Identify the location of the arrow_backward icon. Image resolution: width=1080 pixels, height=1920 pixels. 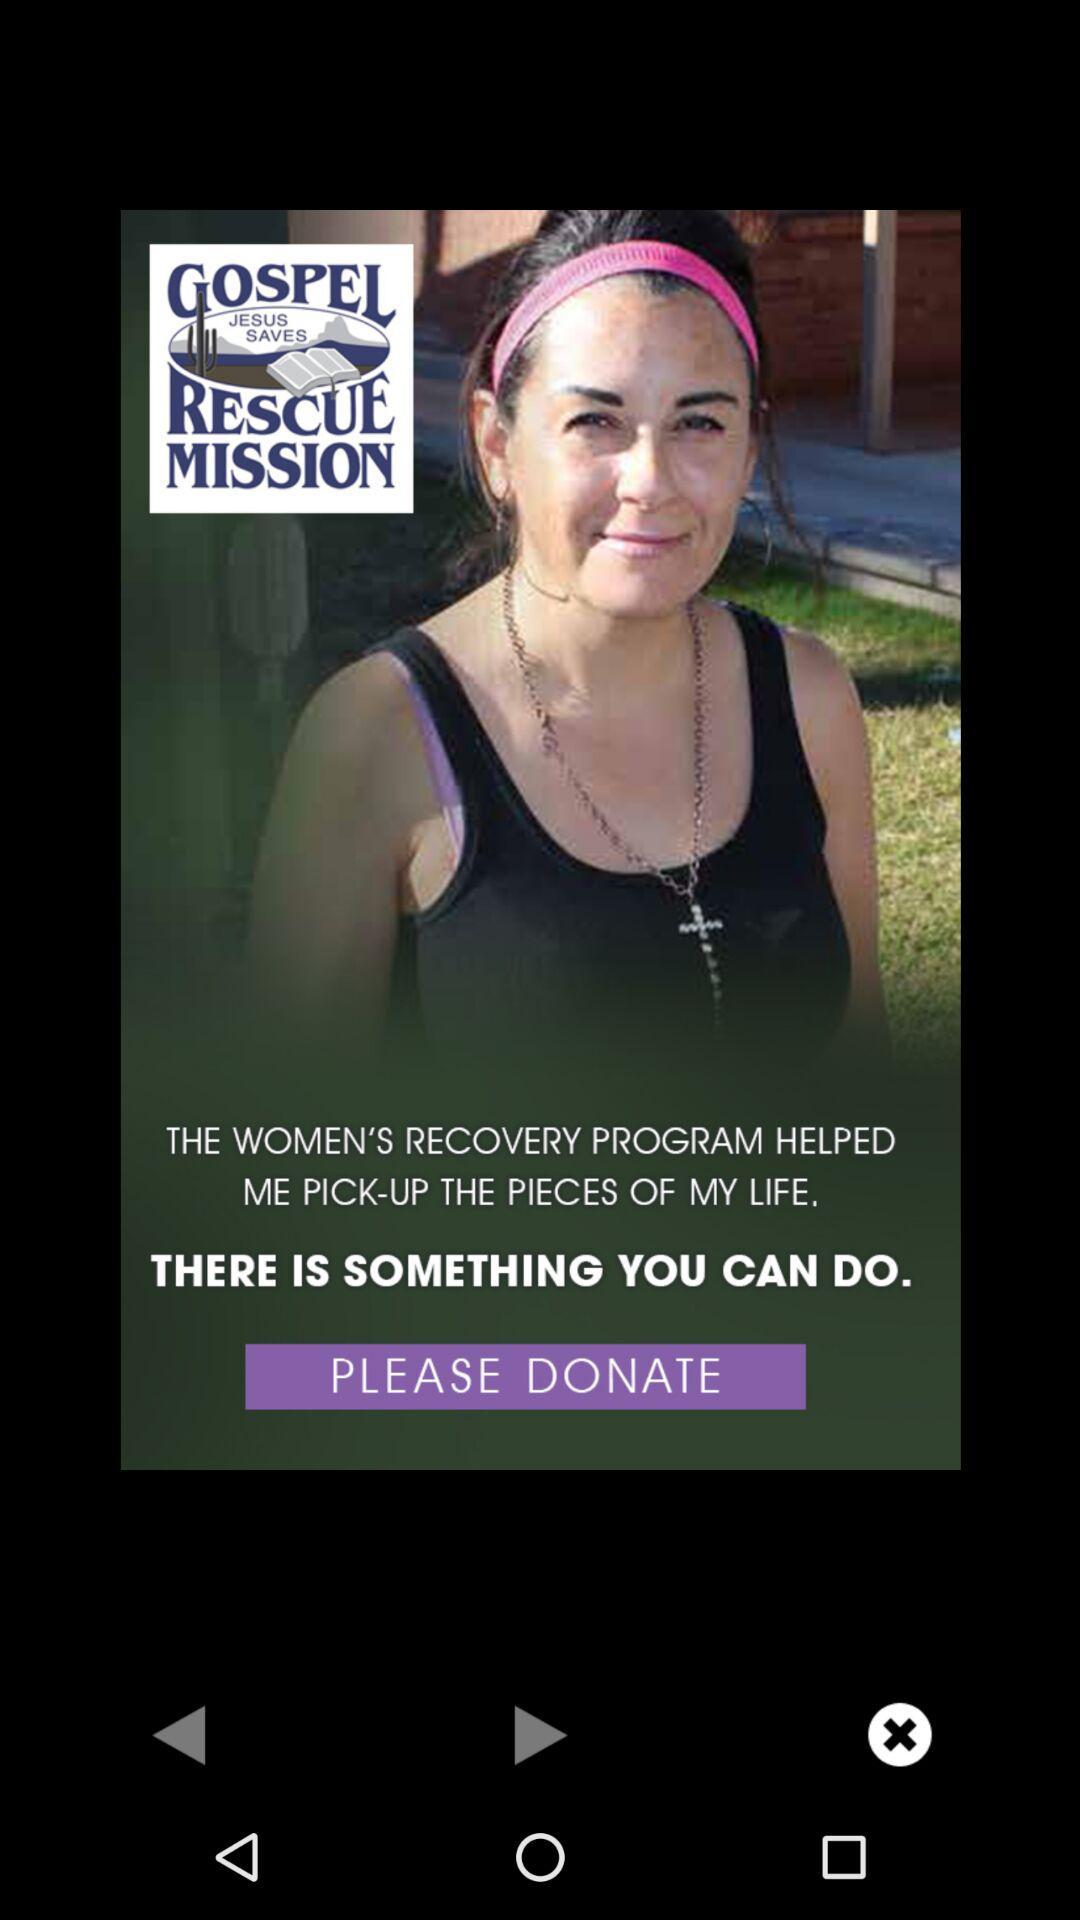
(180, 1855).